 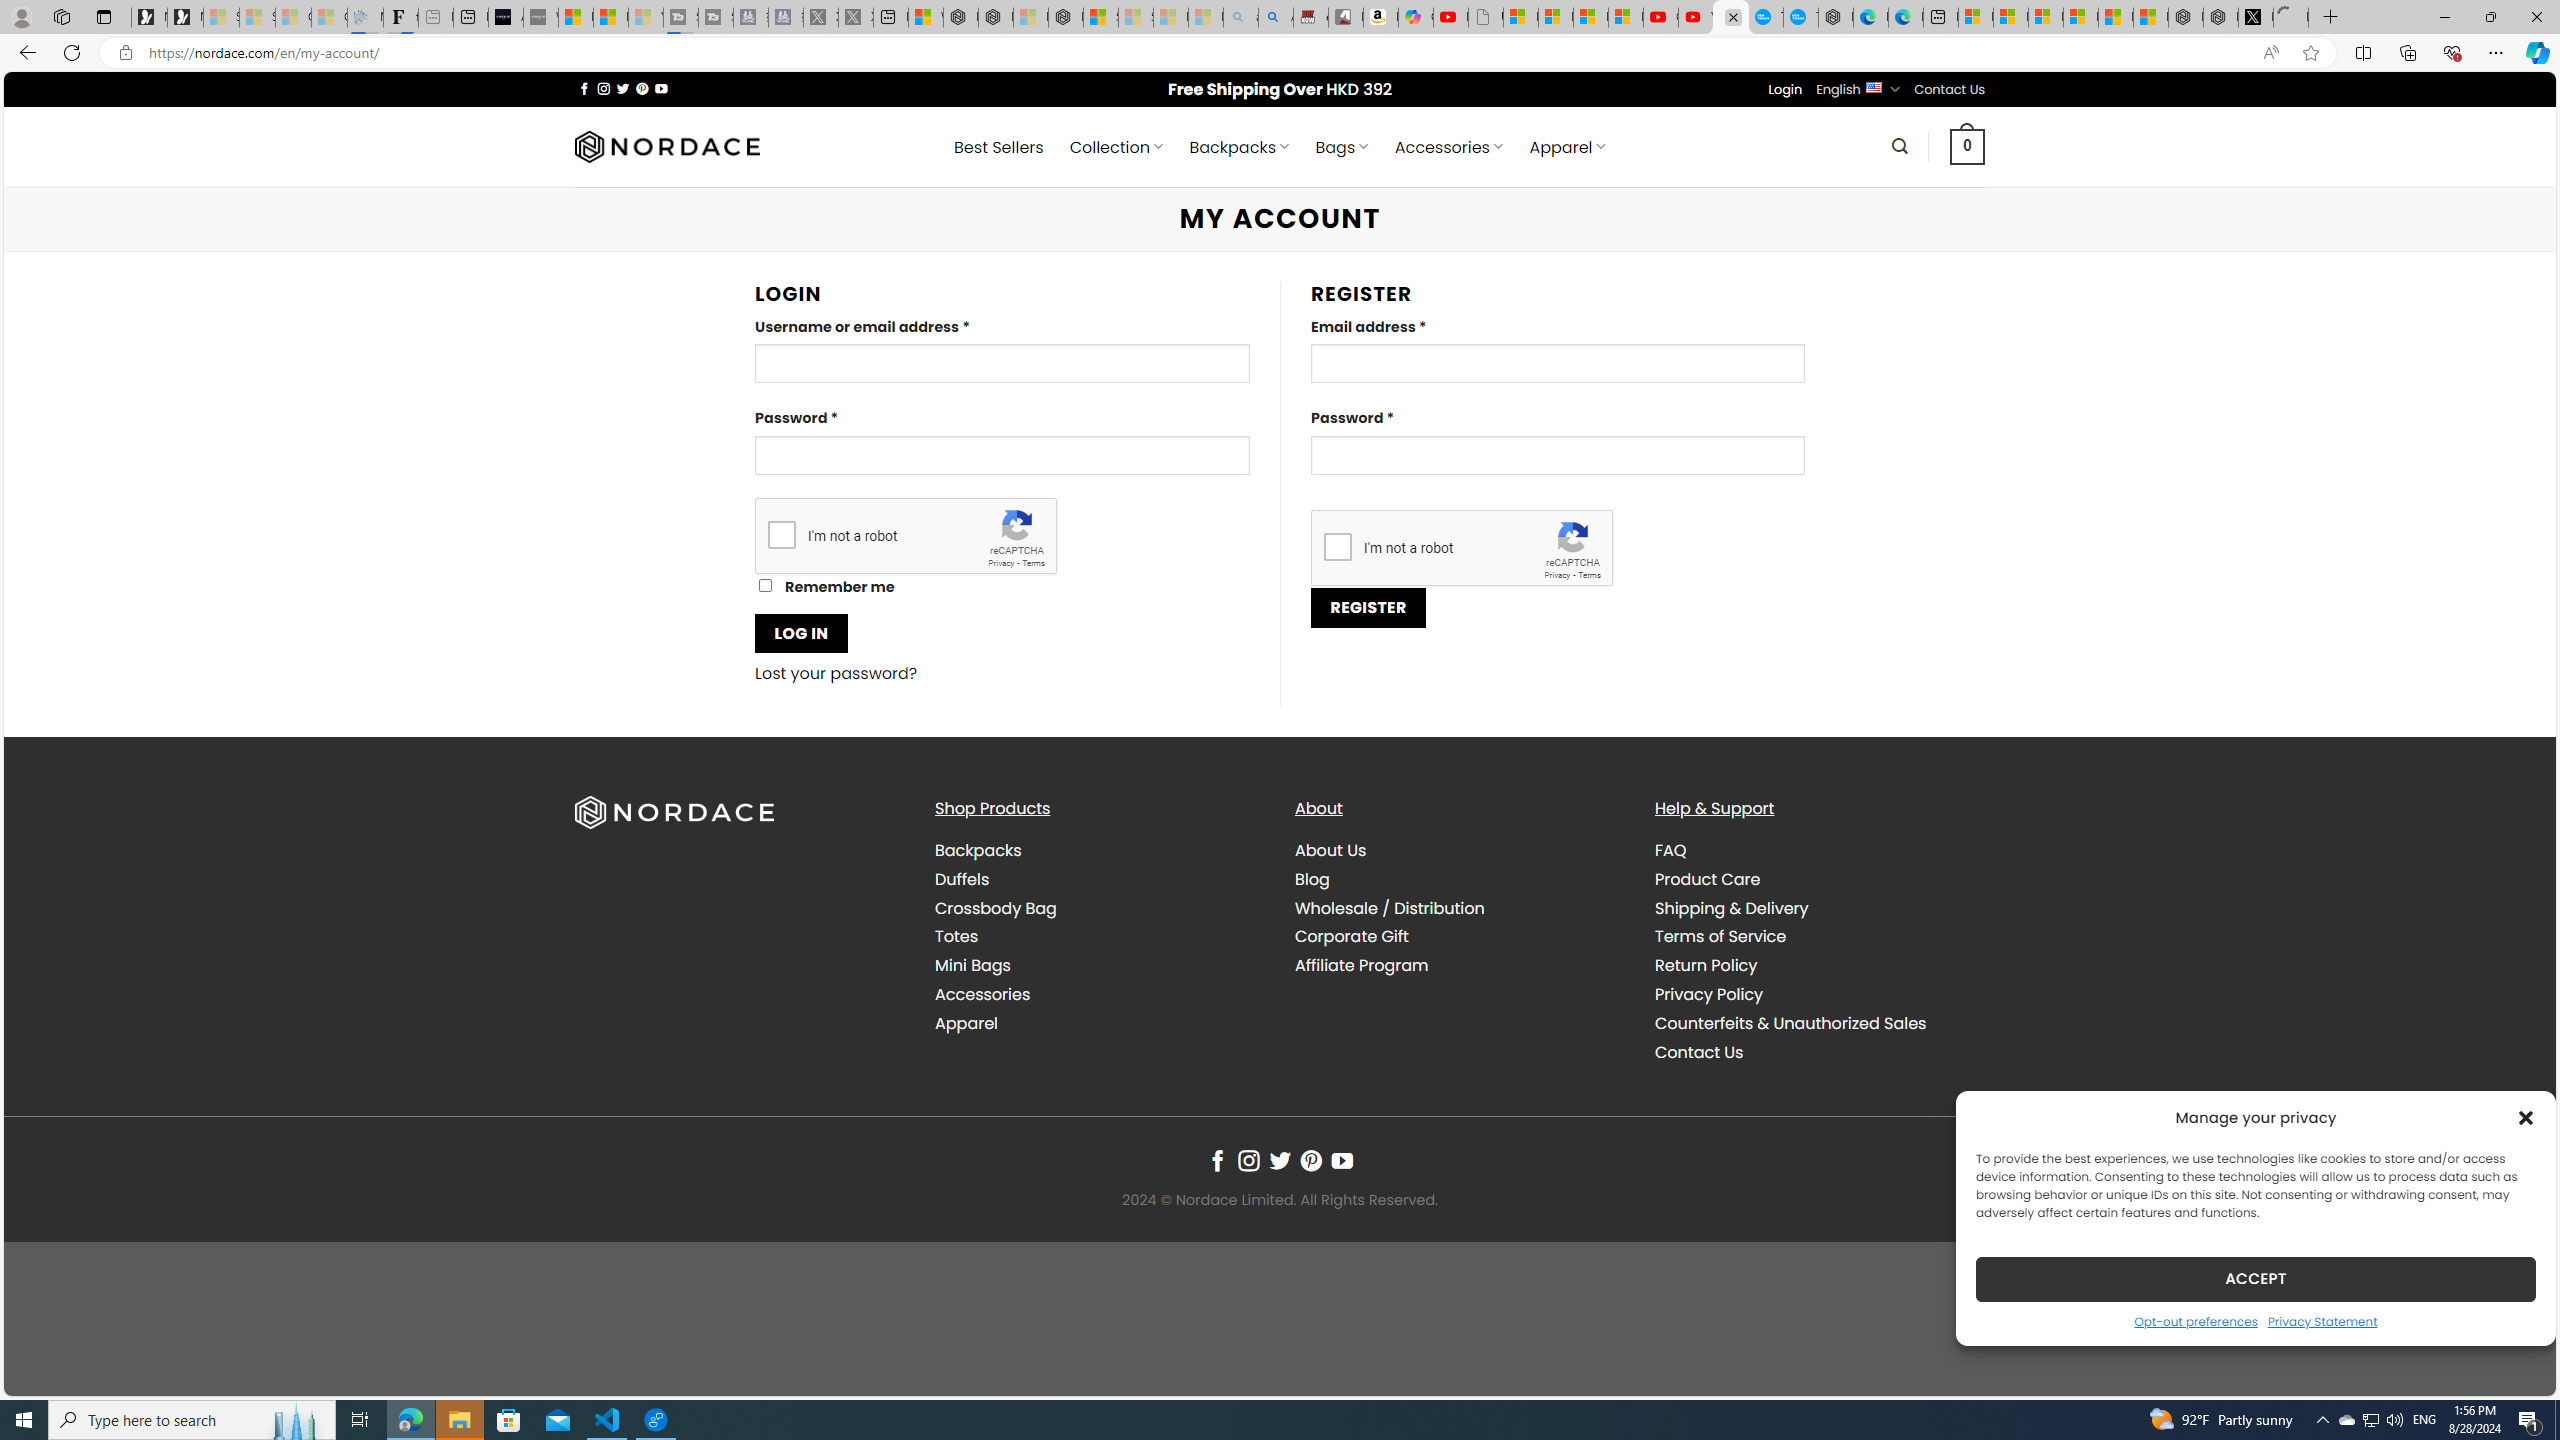 I want to click on 'Crossbody Bag', so click(x=994, y=907).